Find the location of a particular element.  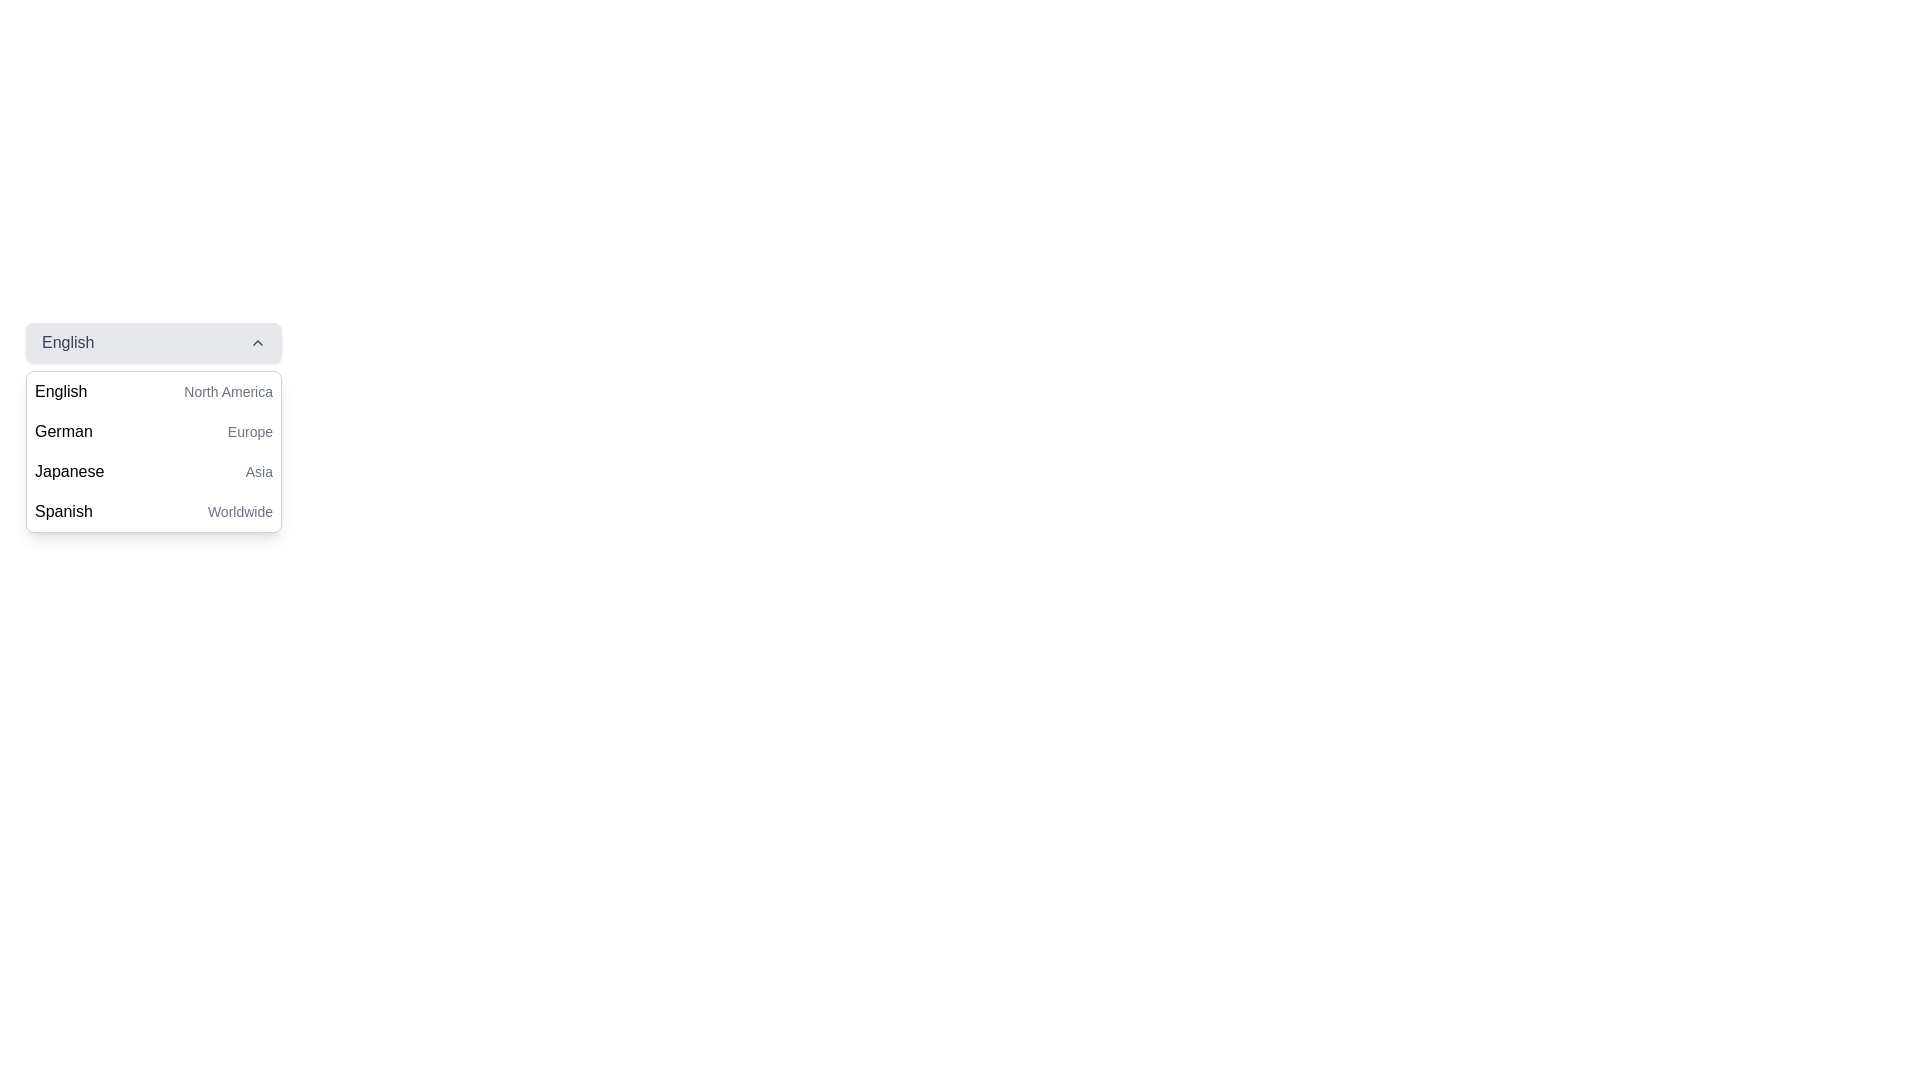

the dropdown menu containing language options below the 'English' button is located at coordinates (152, 451).